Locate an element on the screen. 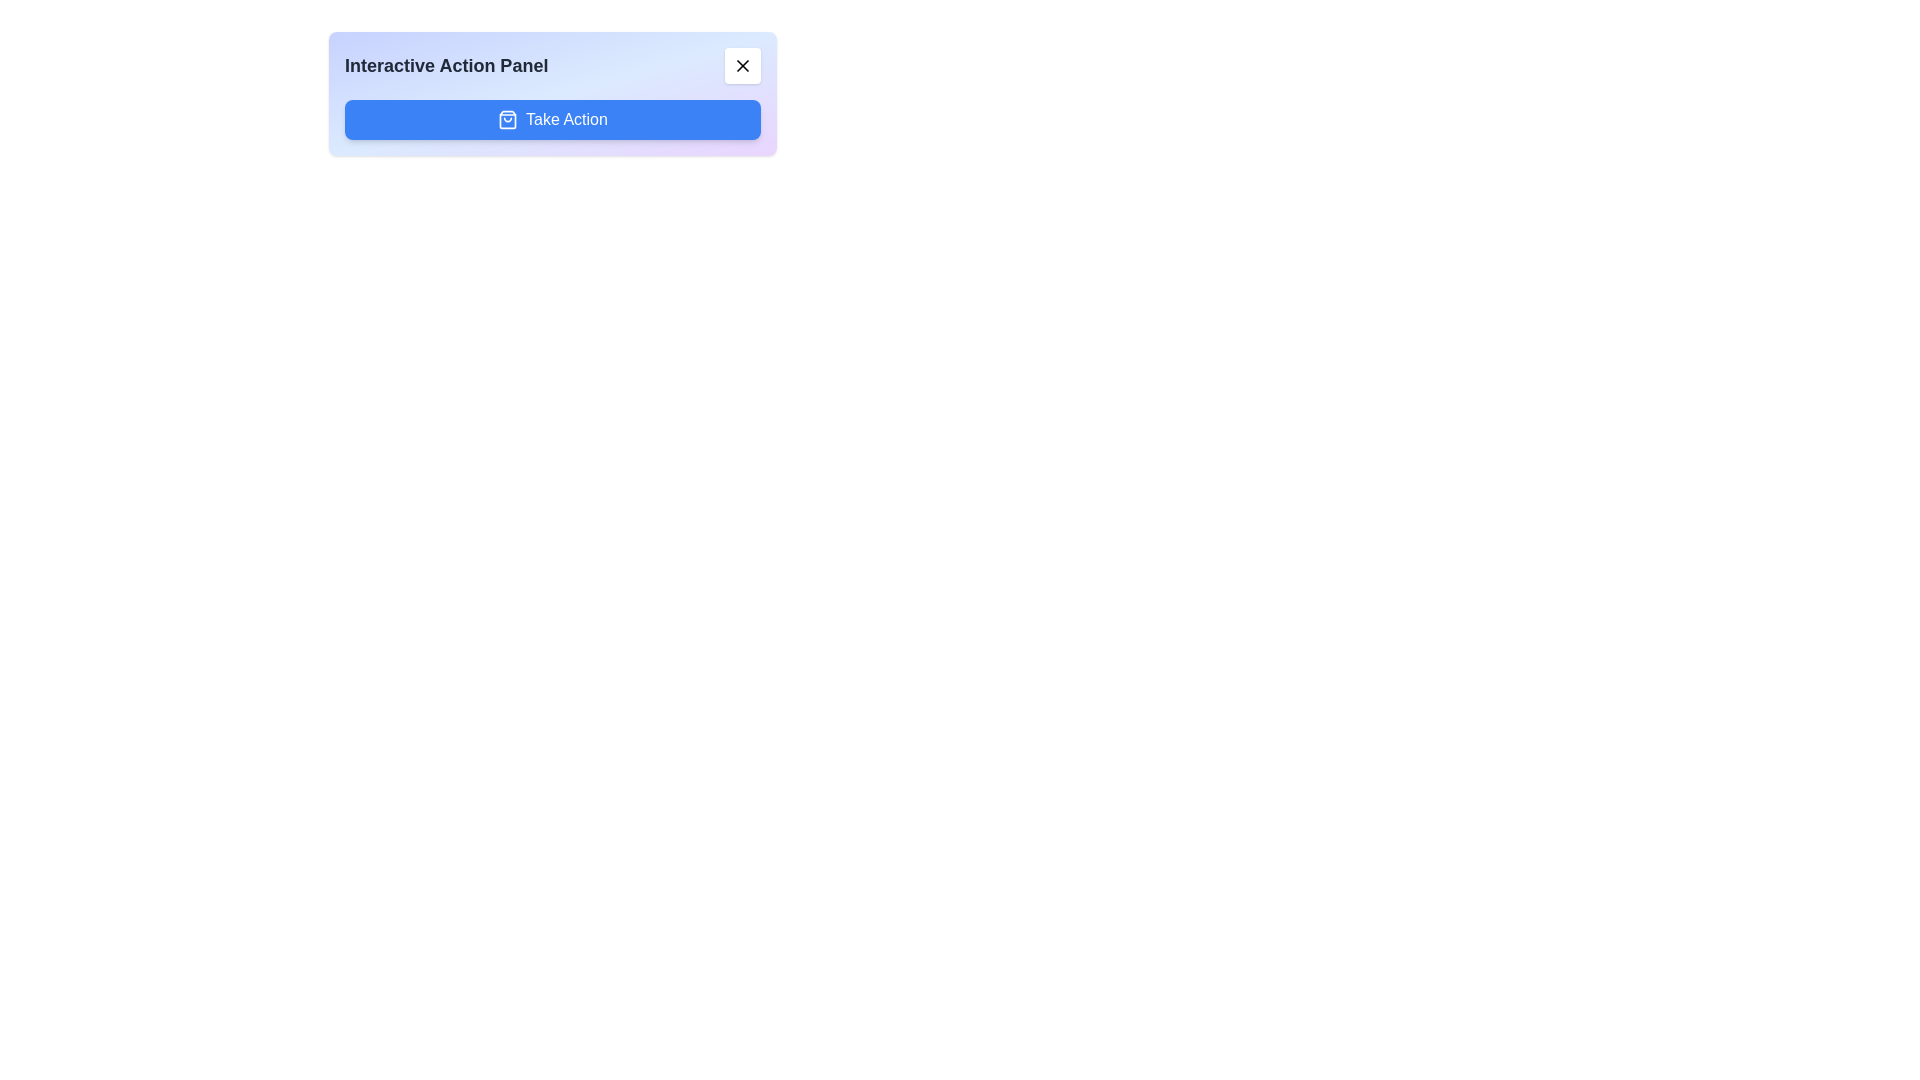 The image size is (1920, 1080). the close button located at the upper-right corner of the 'Interactive Action Panel' is located at coordinates (742, 64).